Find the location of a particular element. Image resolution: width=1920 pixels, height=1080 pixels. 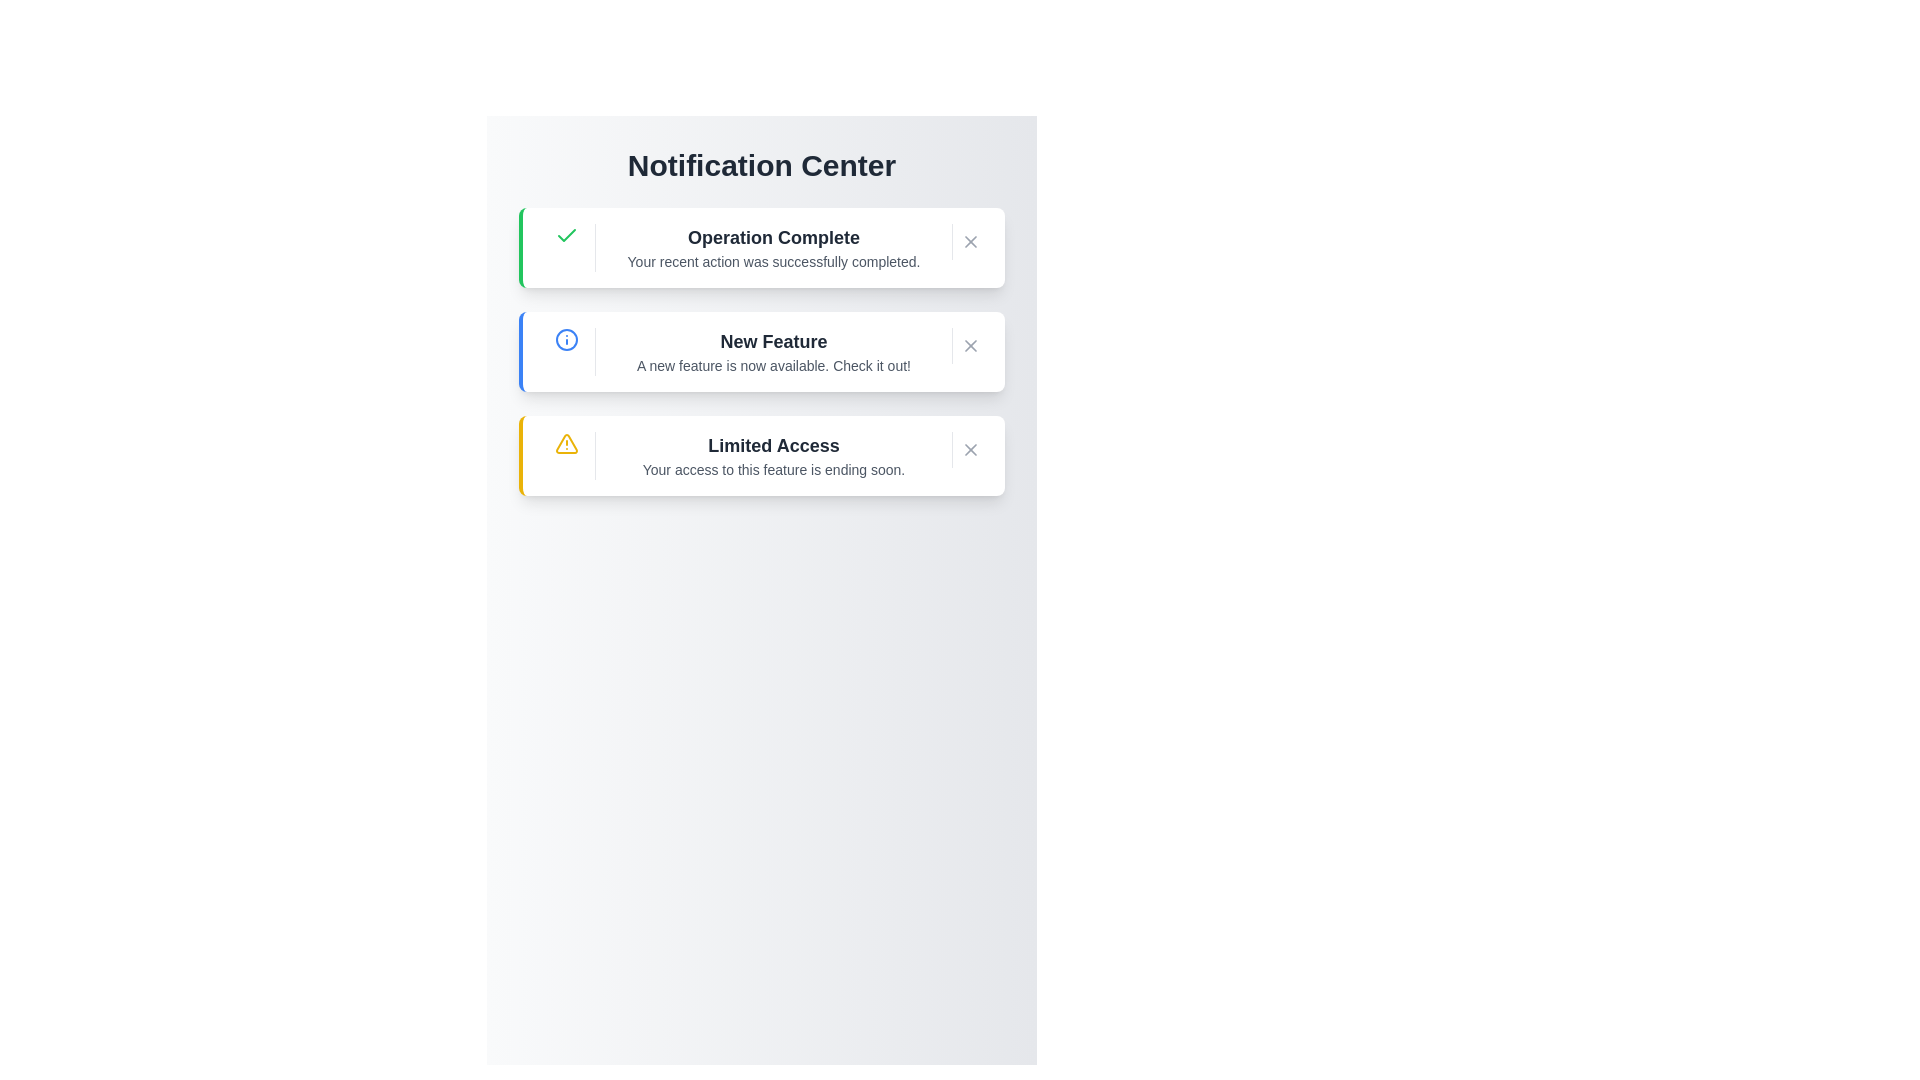

text of the first notification box in the Notification Center, located directly below the header 'Notification Center' and above the notifications labeled 'New Feature' and 'Limited Access.' is located at coordinates (761, 246).